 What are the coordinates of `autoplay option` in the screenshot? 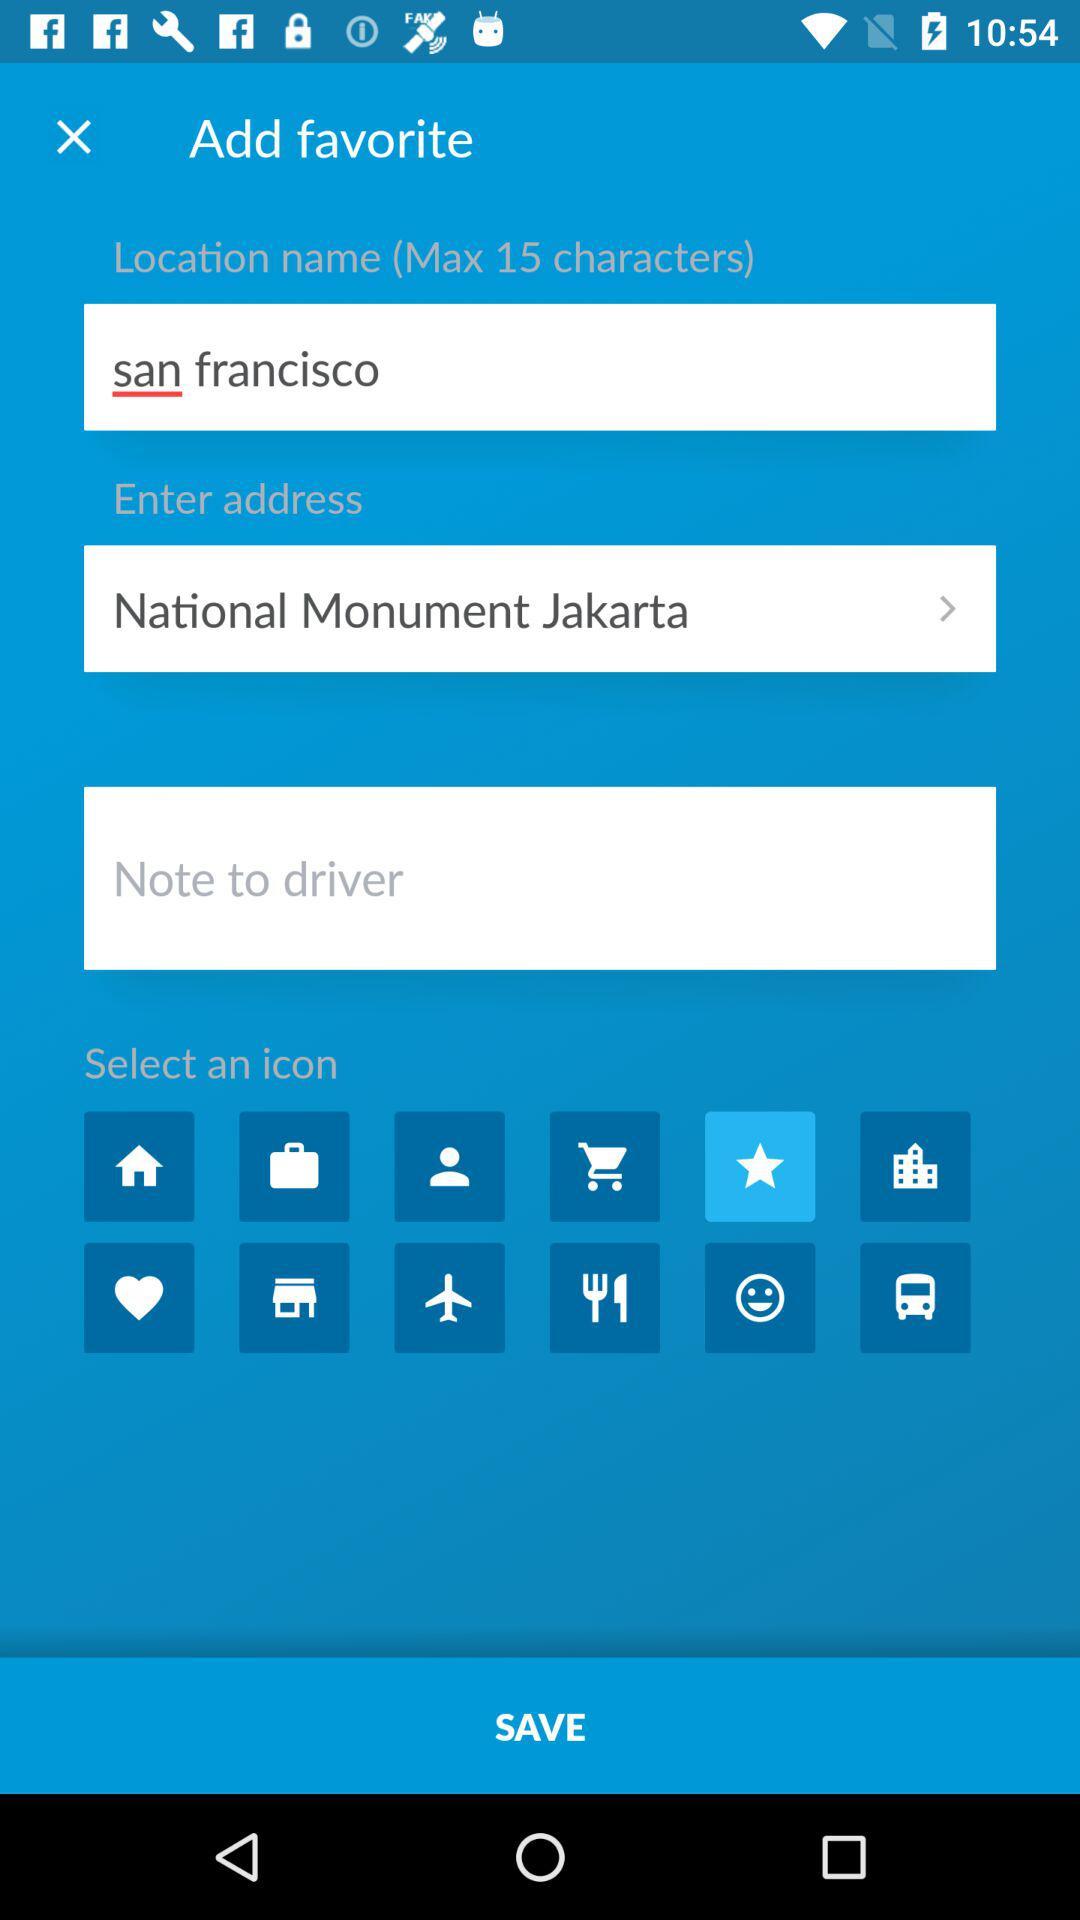 It's located at (603, 1297).